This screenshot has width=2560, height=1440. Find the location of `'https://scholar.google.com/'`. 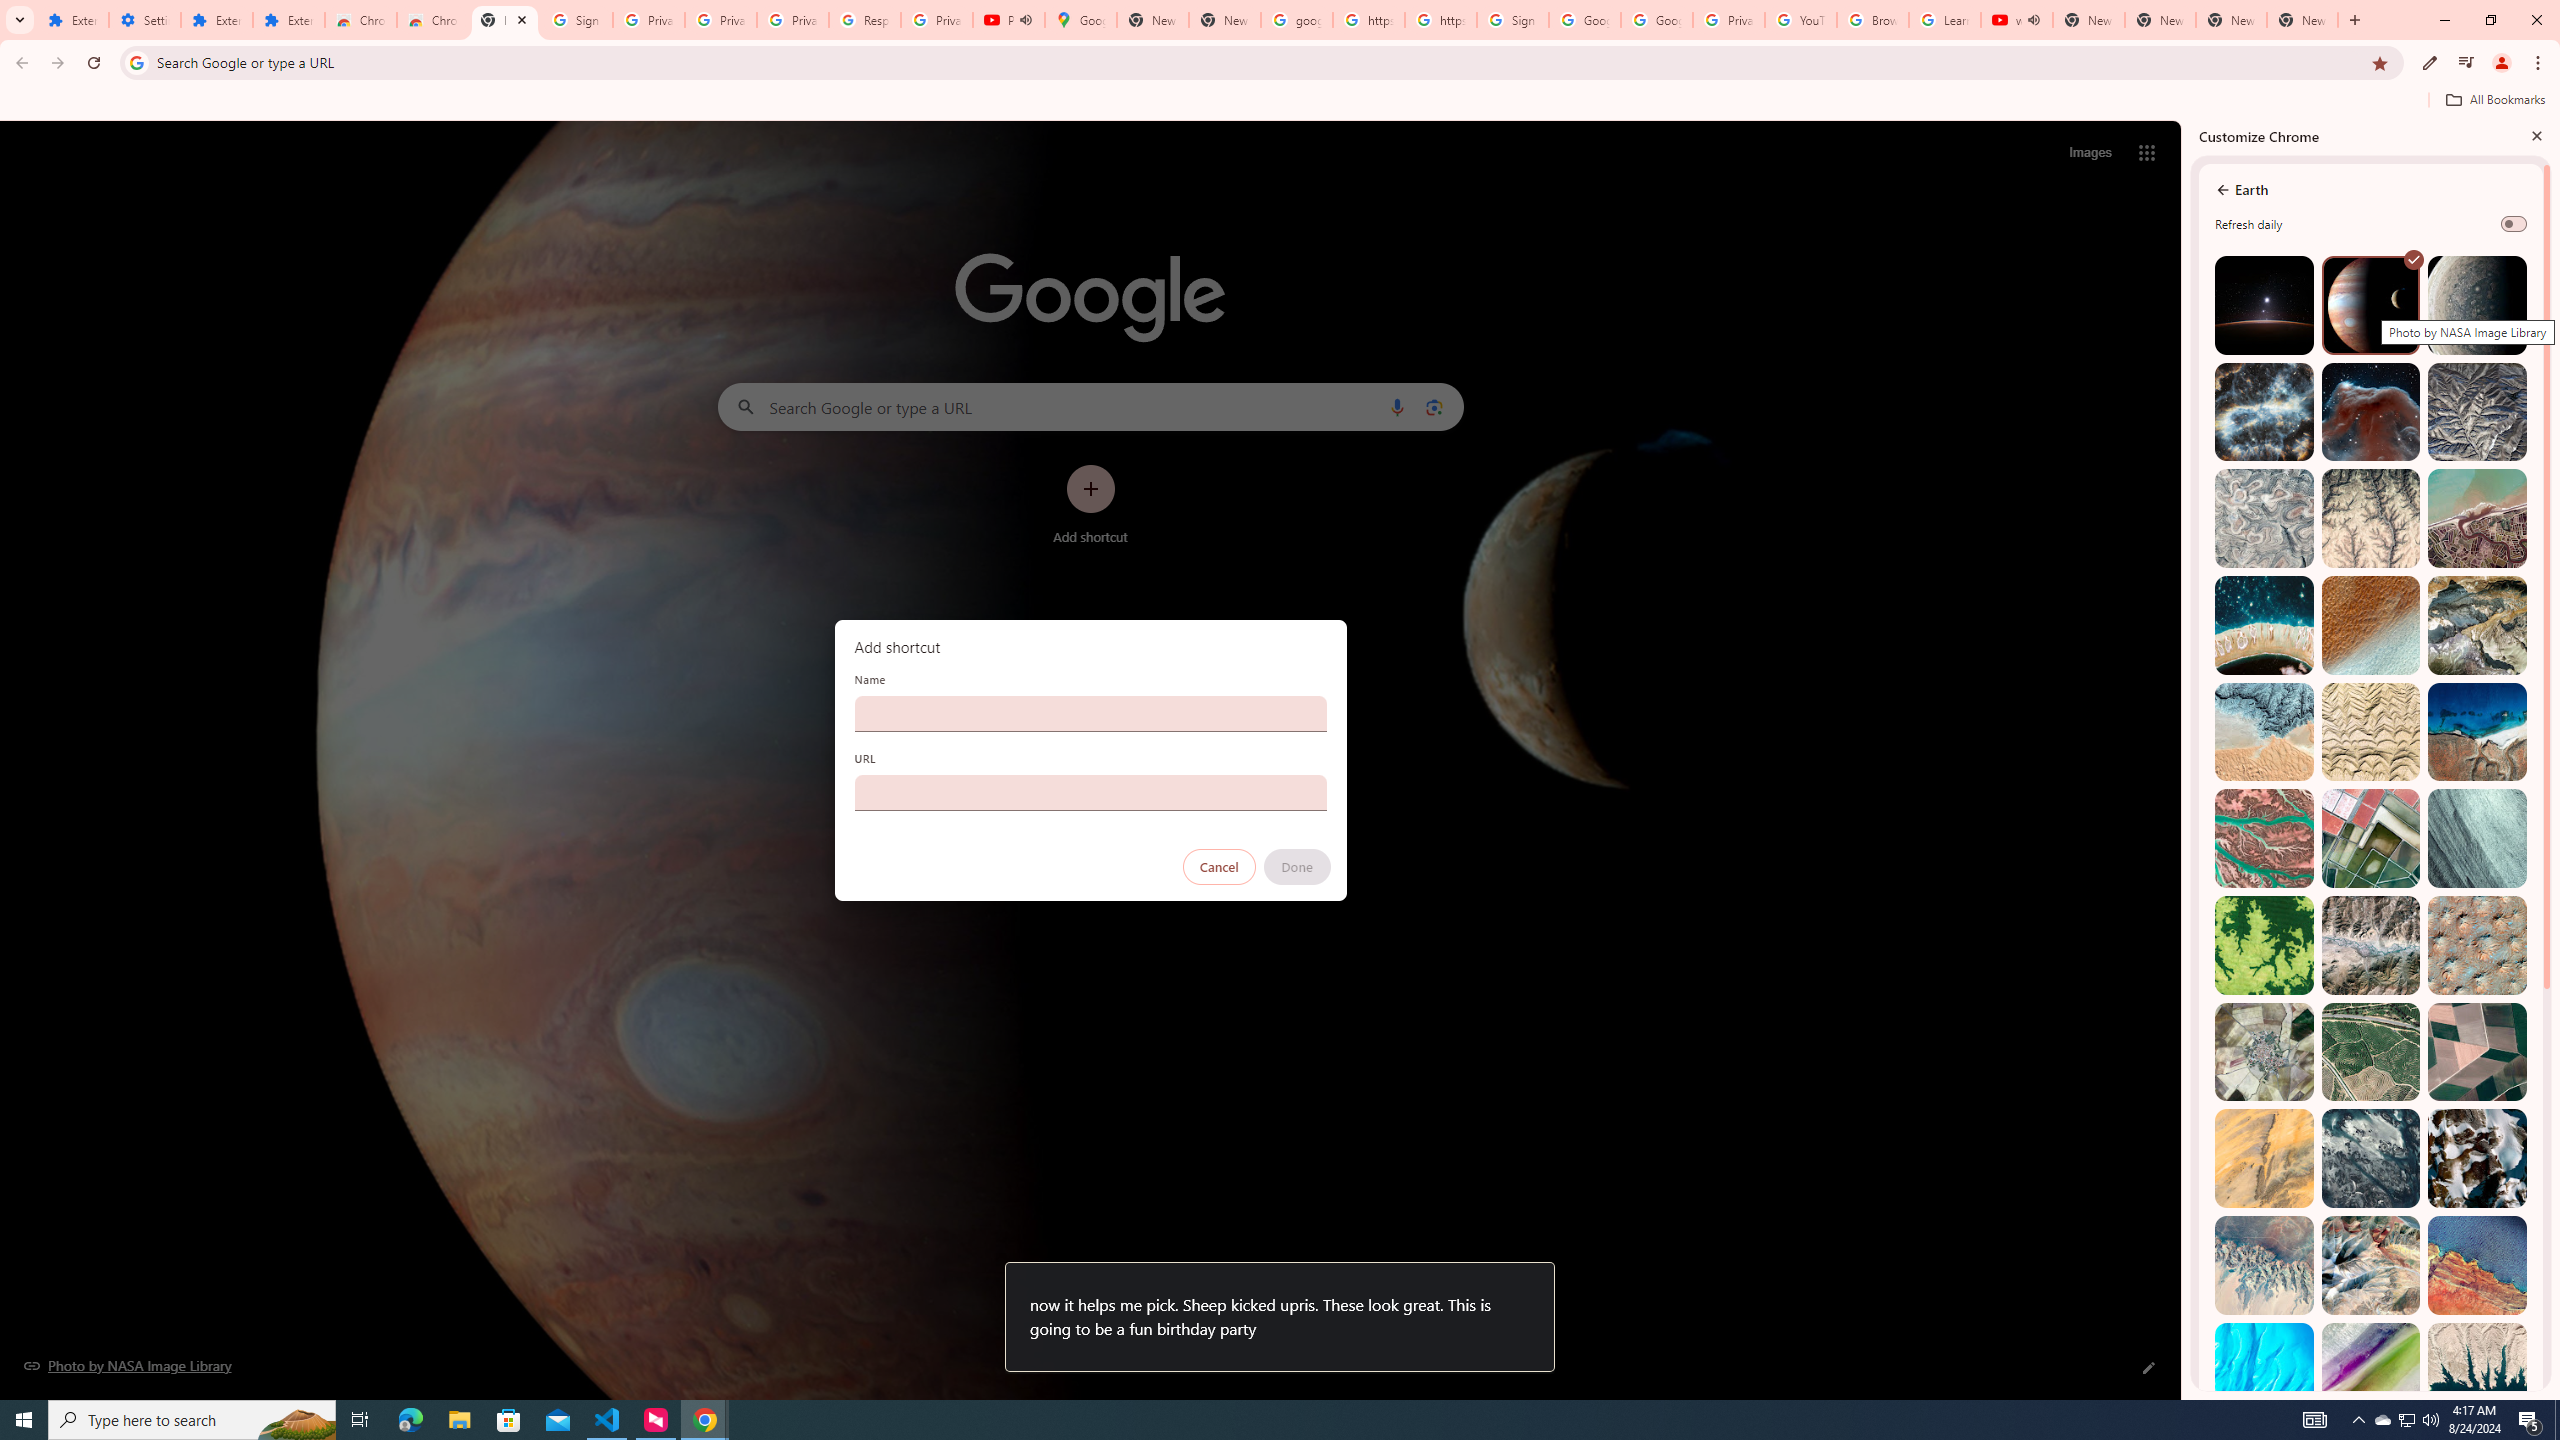

'https://scholar.google.com/' is located at coordinates (1367, 19).